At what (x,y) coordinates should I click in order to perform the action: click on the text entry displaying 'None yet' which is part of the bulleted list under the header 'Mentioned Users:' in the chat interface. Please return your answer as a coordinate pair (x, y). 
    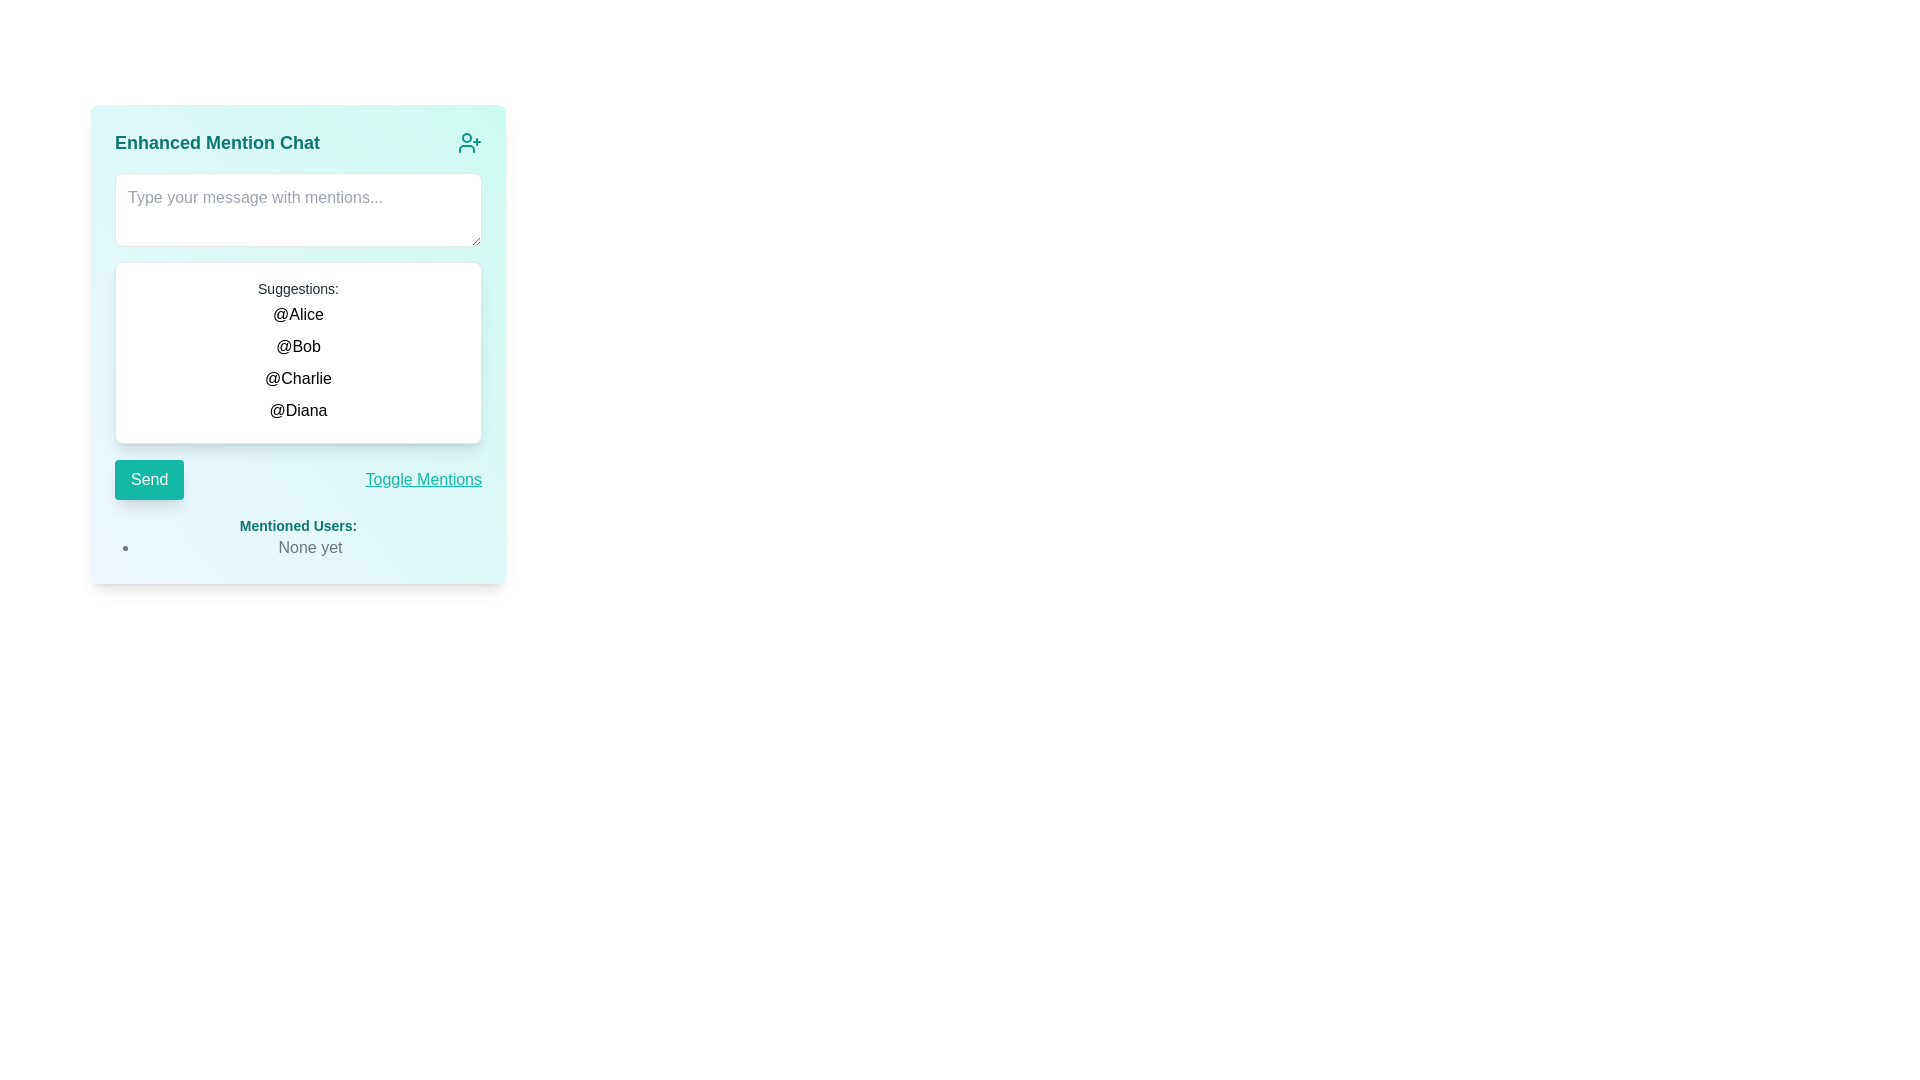
    Looking at the image, I should click on (309, 547).